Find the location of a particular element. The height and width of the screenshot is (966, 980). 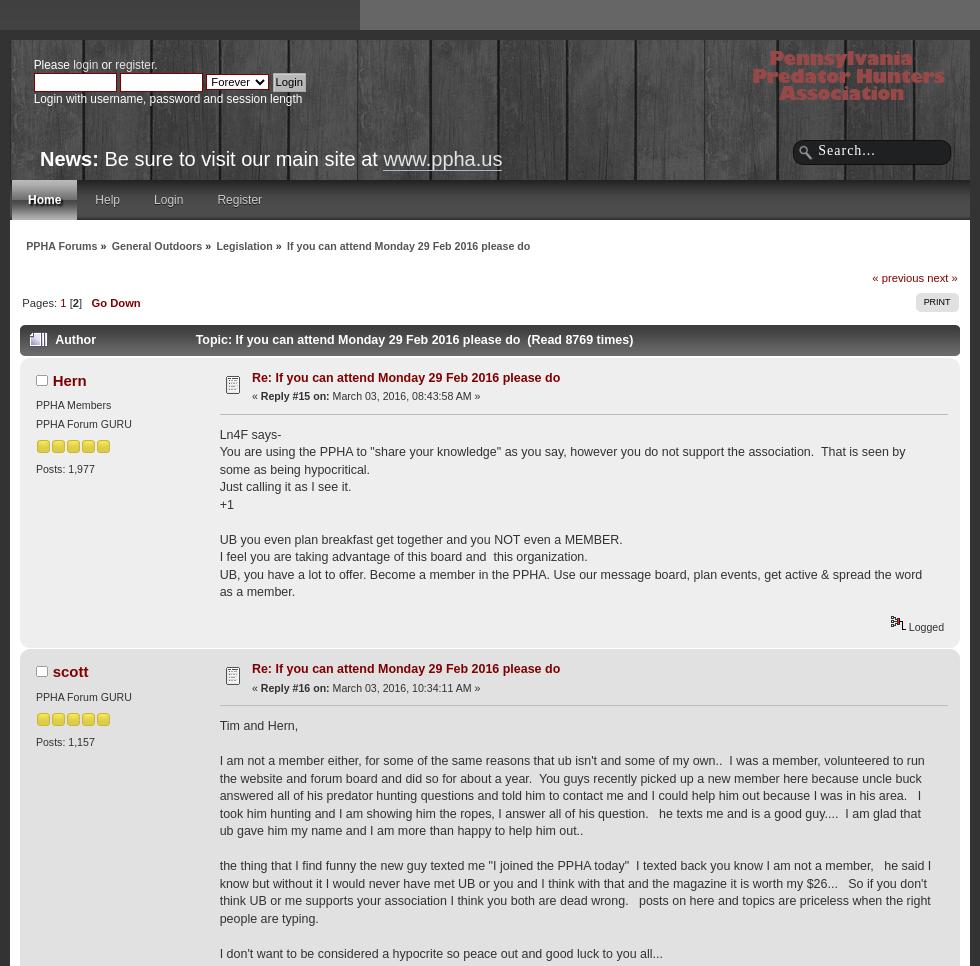

'Go Down' is located at coordinates (91, 302).